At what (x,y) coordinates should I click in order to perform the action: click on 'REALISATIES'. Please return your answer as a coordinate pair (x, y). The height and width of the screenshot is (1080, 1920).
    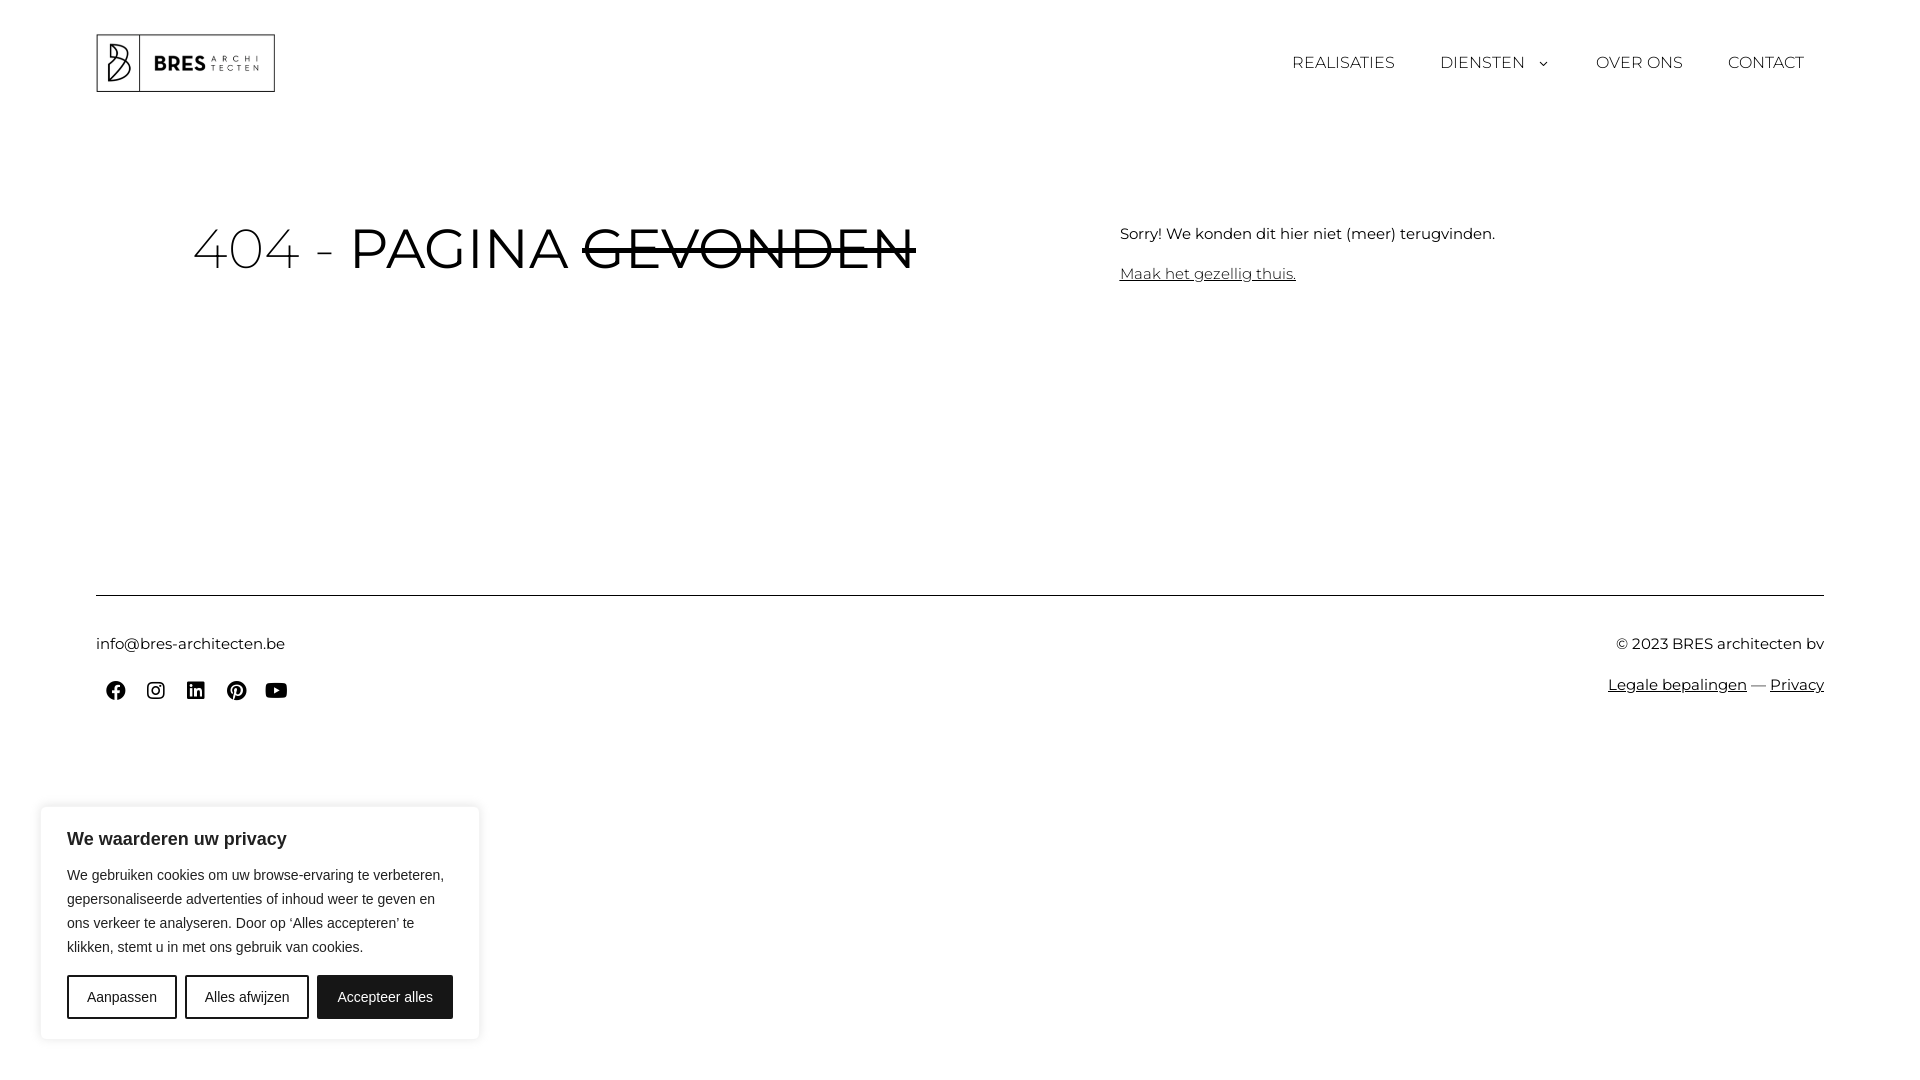
    Looking at the image, I should click on (1343, 61).